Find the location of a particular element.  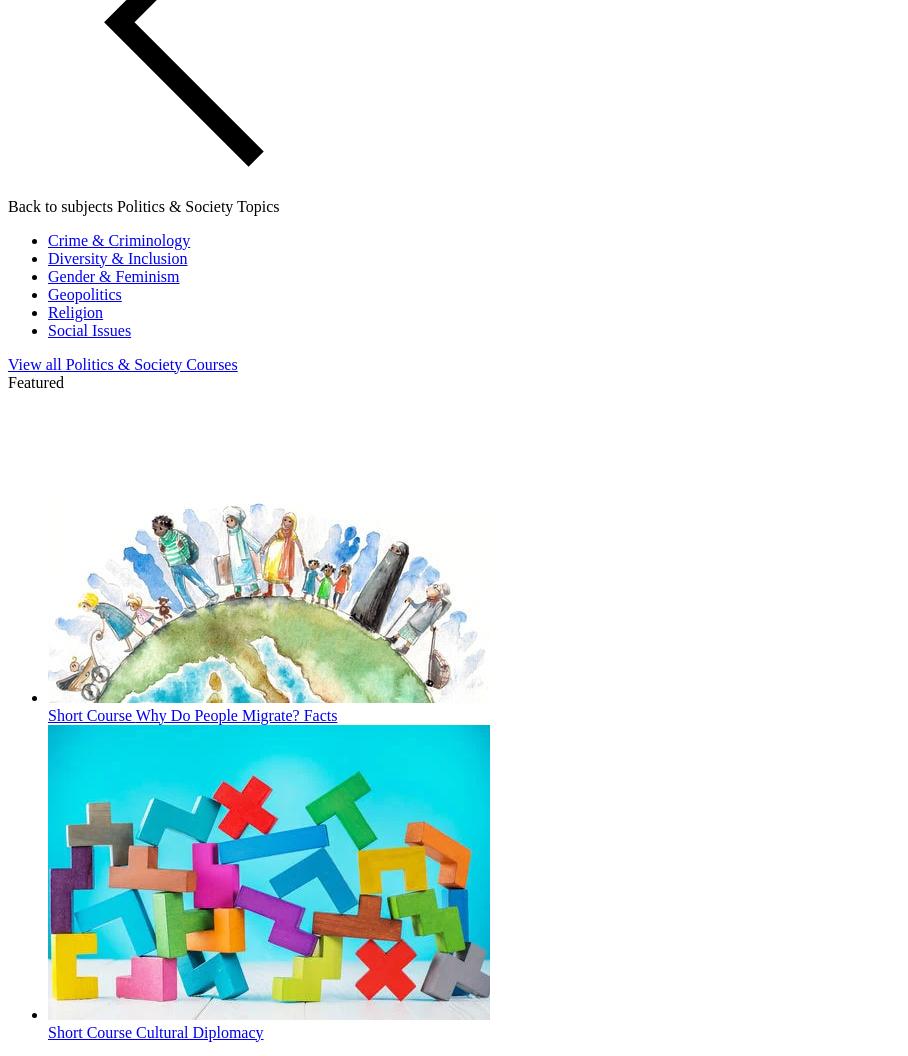

'Social Issues' is located at coordinates (88, 329).